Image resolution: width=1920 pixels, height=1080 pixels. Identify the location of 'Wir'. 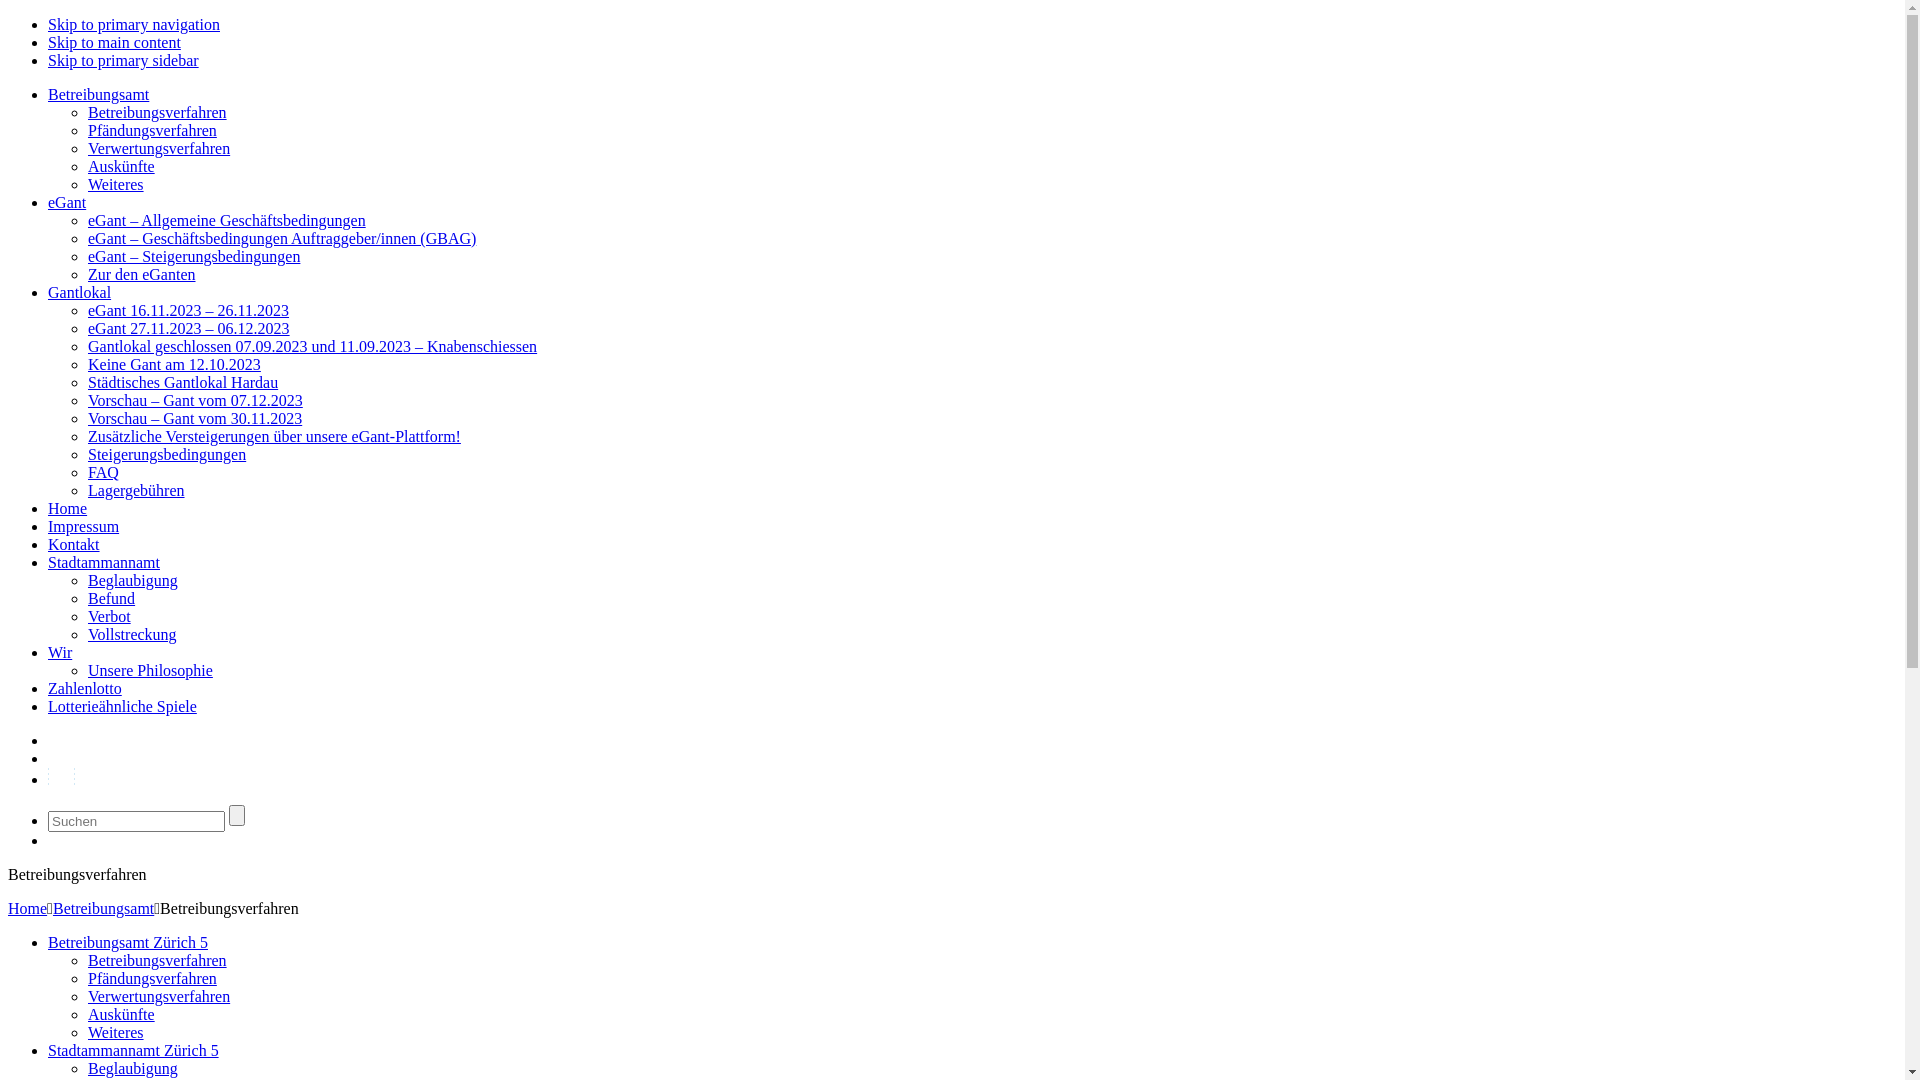
(59, 652).